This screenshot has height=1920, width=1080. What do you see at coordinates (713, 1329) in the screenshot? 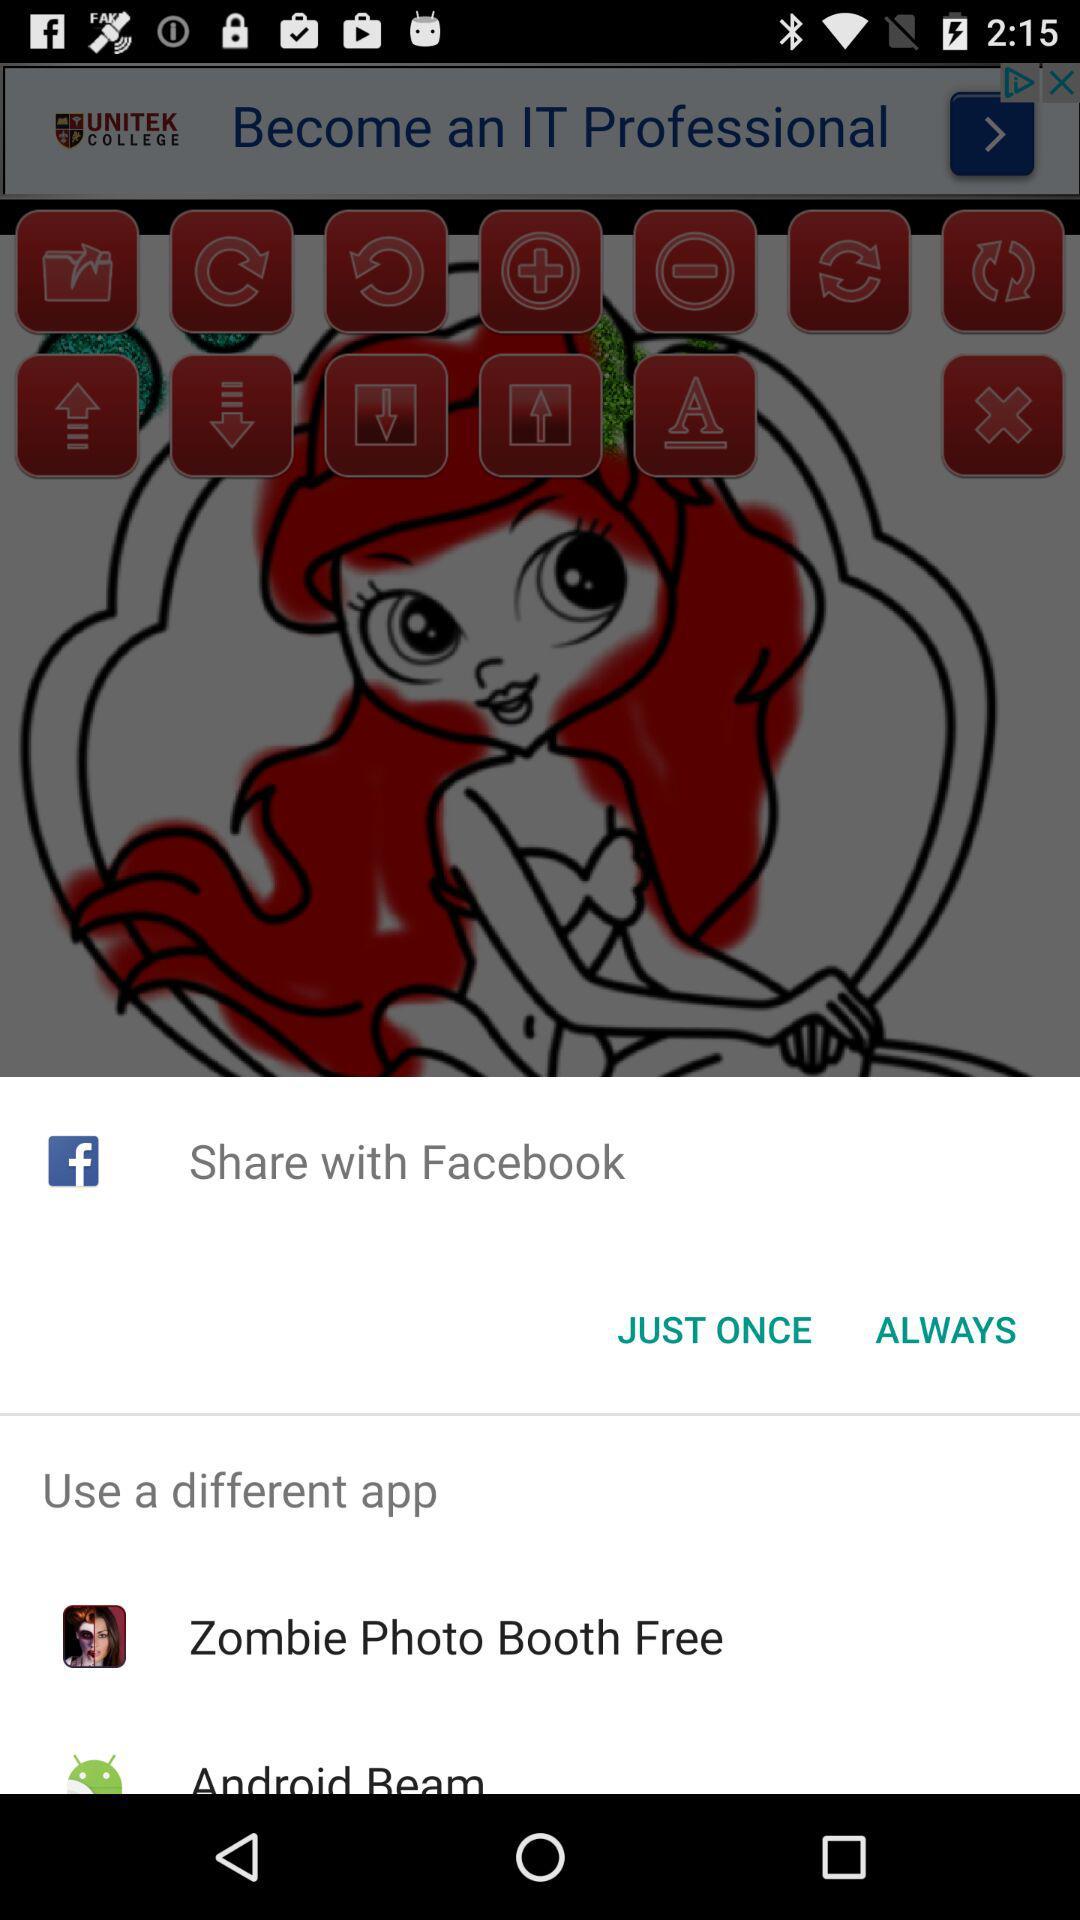
I see `the just once item` at bounding box center [713, 1329].